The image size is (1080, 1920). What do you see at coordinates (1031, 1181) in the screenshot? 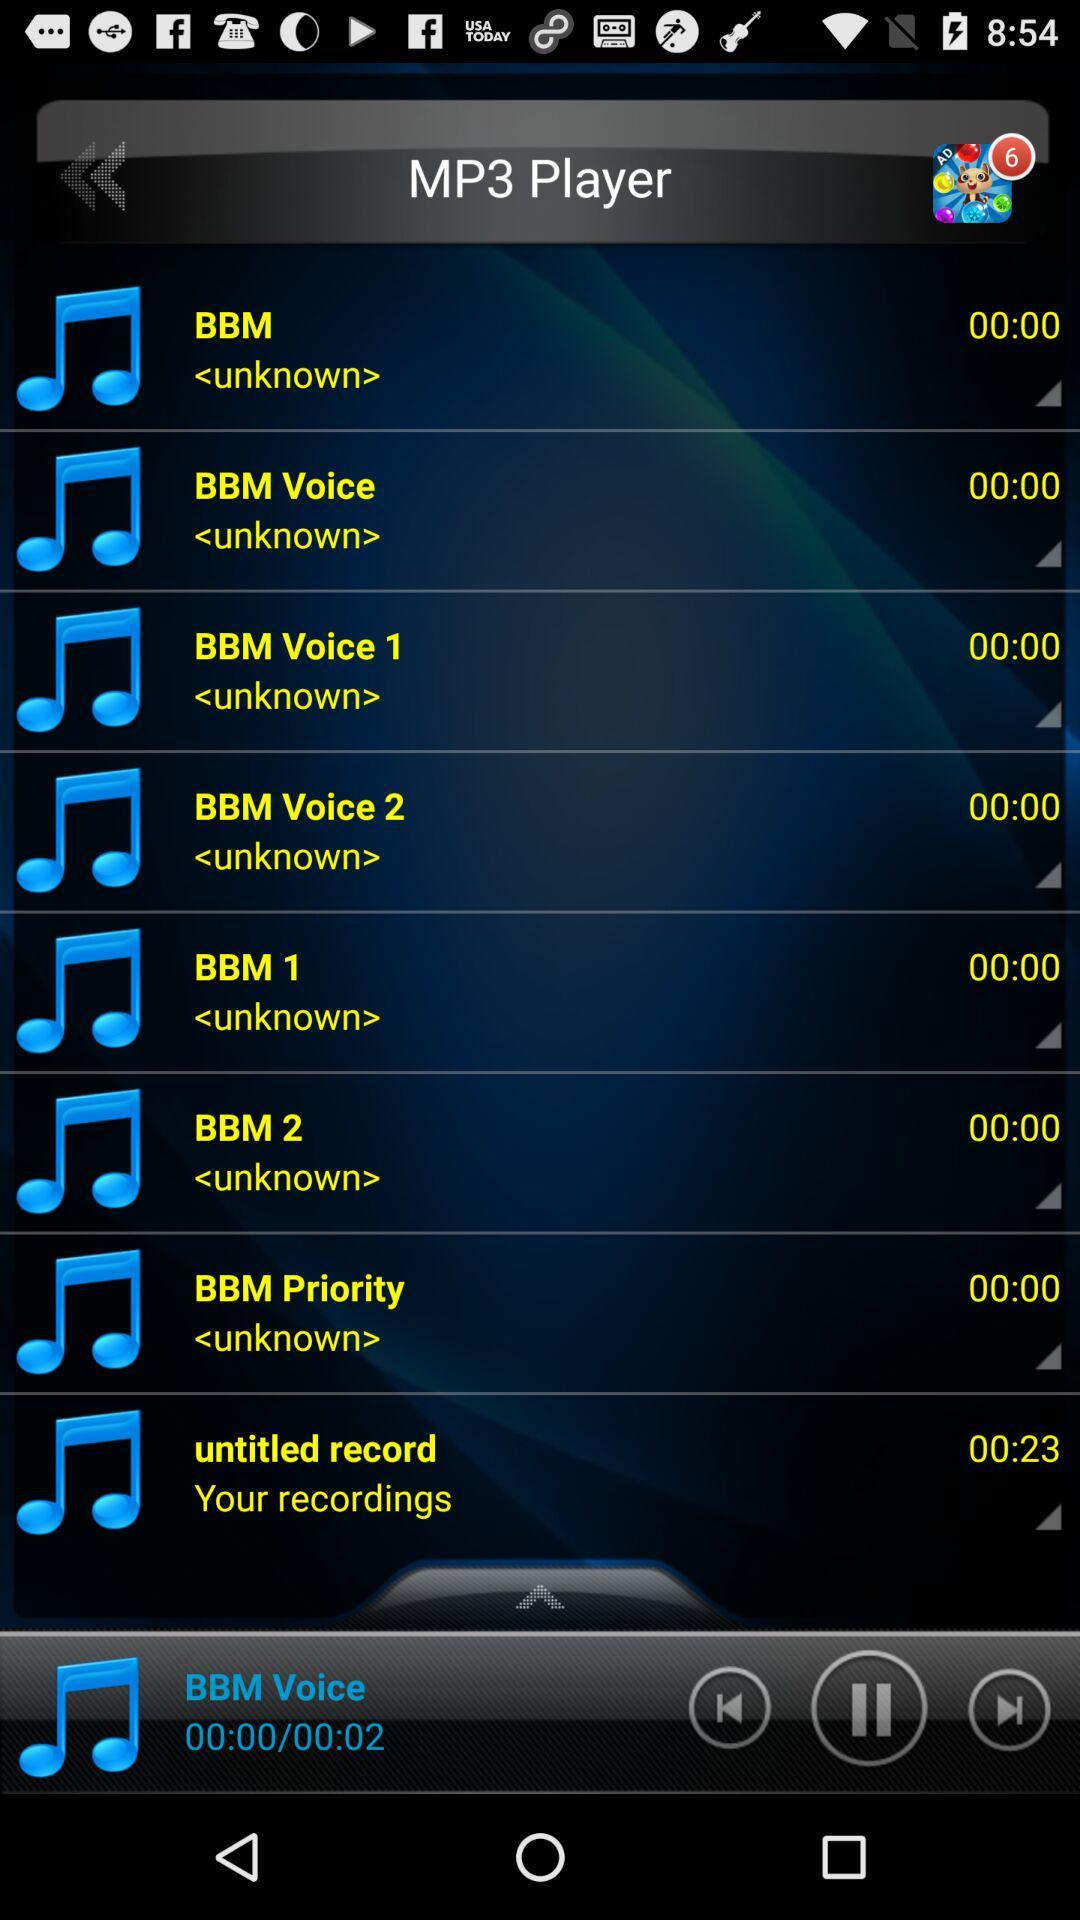
I see `expand options` at bounding box center [1031, 1181].